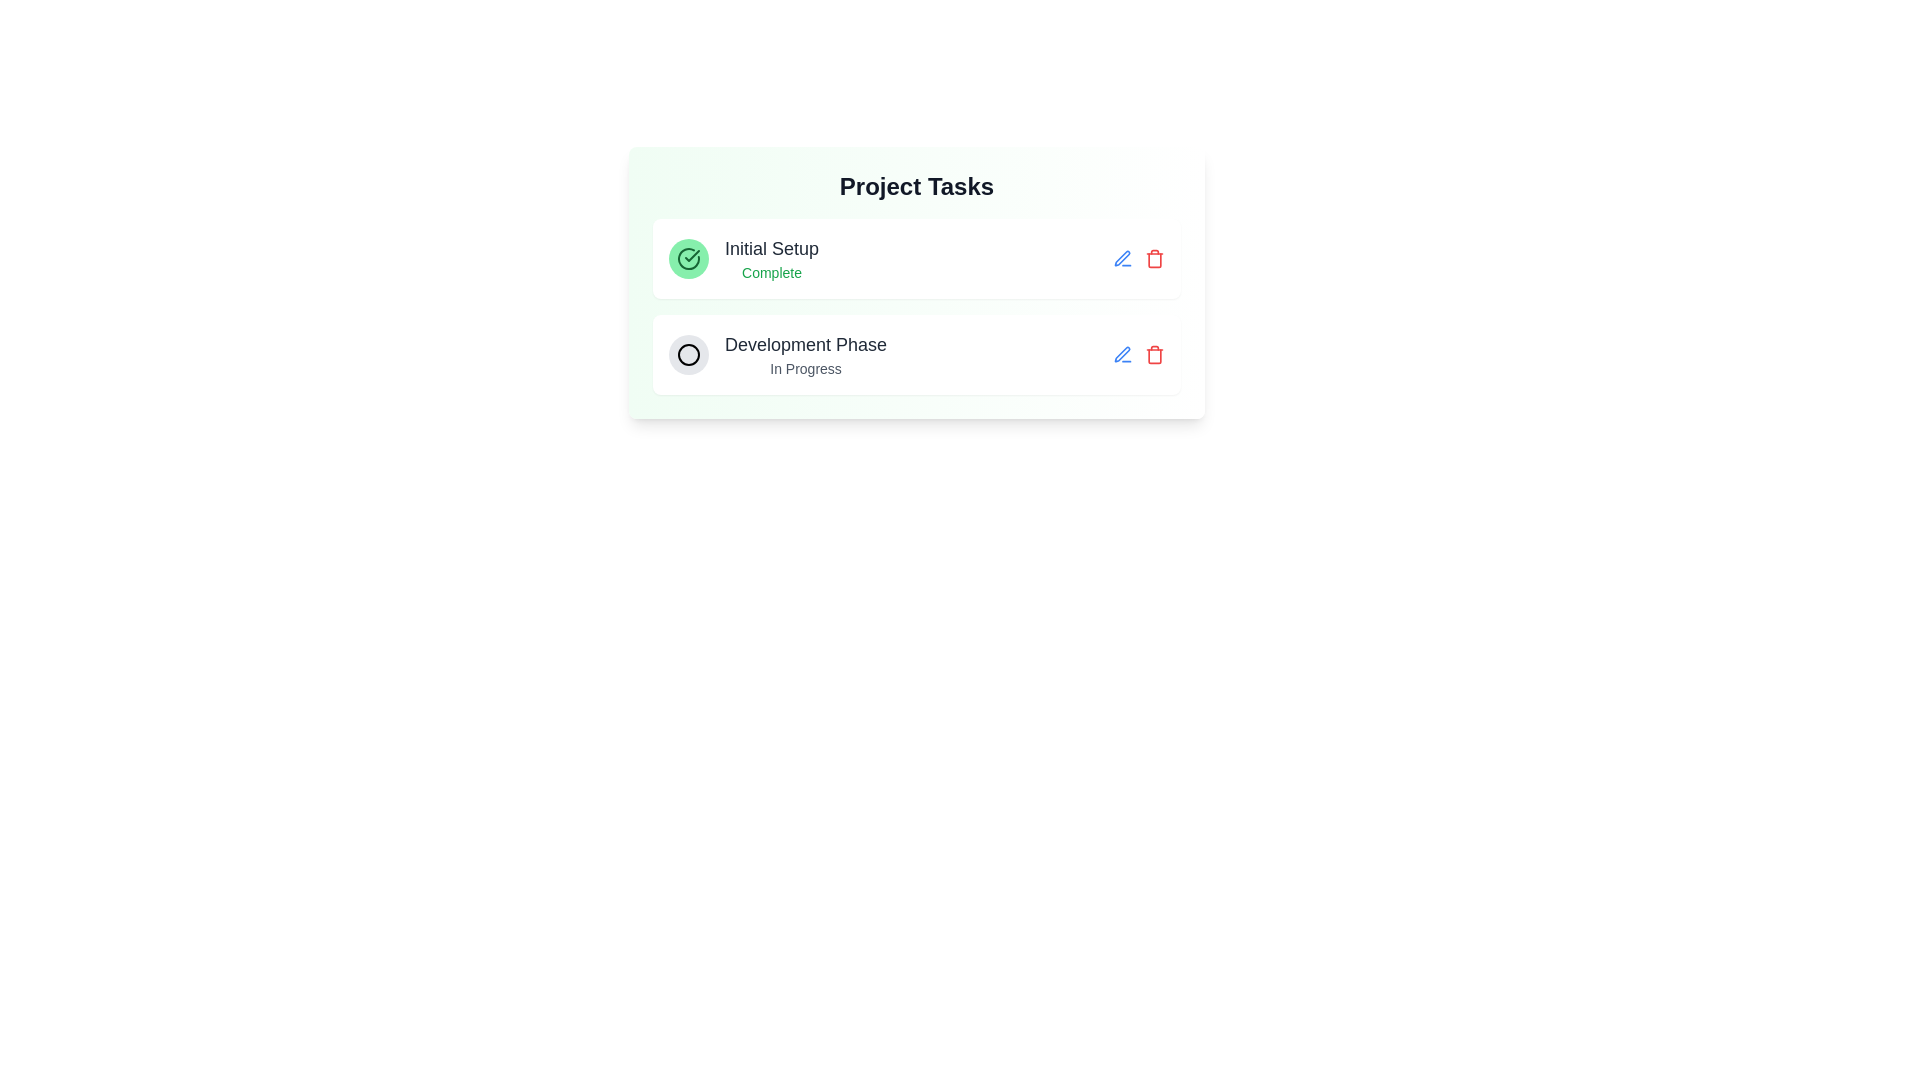 This screenshot has height=1080, width=1920. Describe the element at coordinates (806, 369) in the screenshot. I see `the status indicator Text Label that communicates the current task 'Development Phase' in progress, located below the text 'Development Phase' within the 'Project Tasks' list` at that location.